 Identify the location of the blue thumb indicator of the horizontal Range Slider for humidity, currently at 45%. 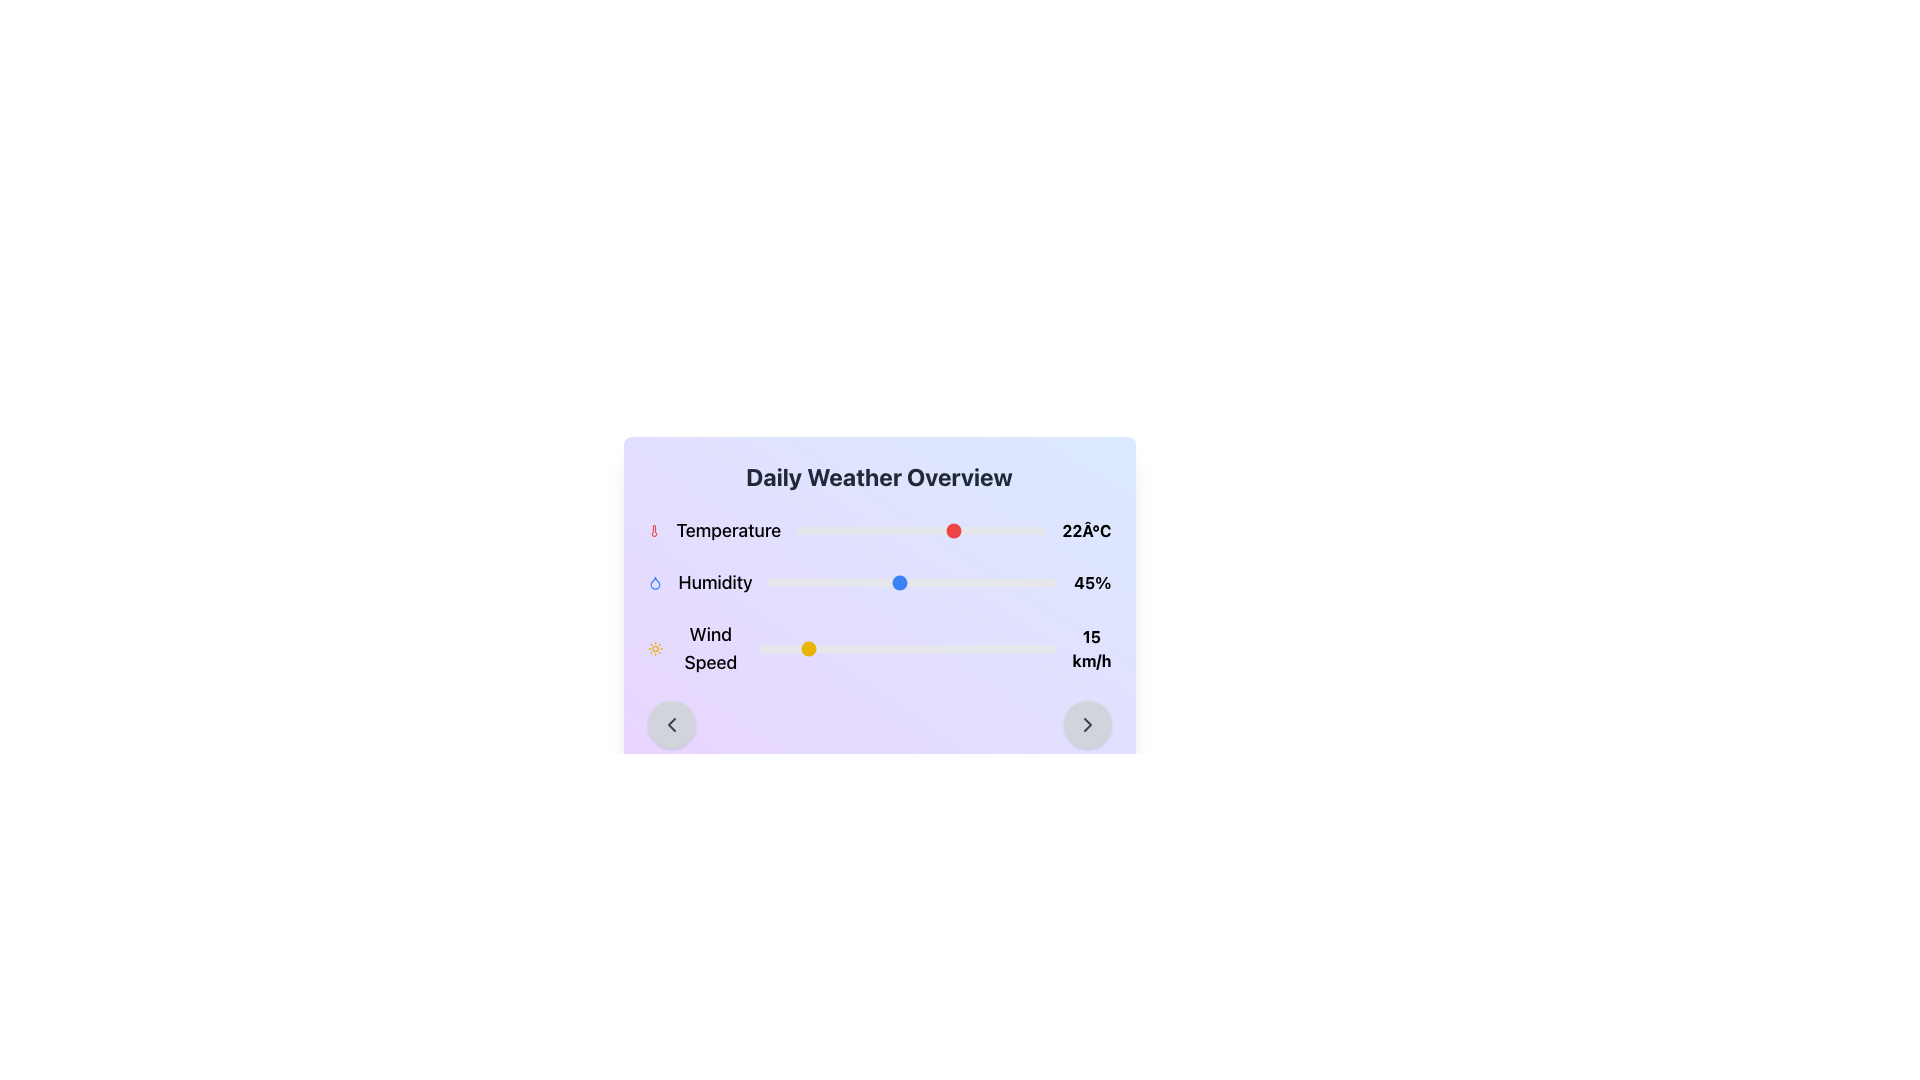
(912, 582).